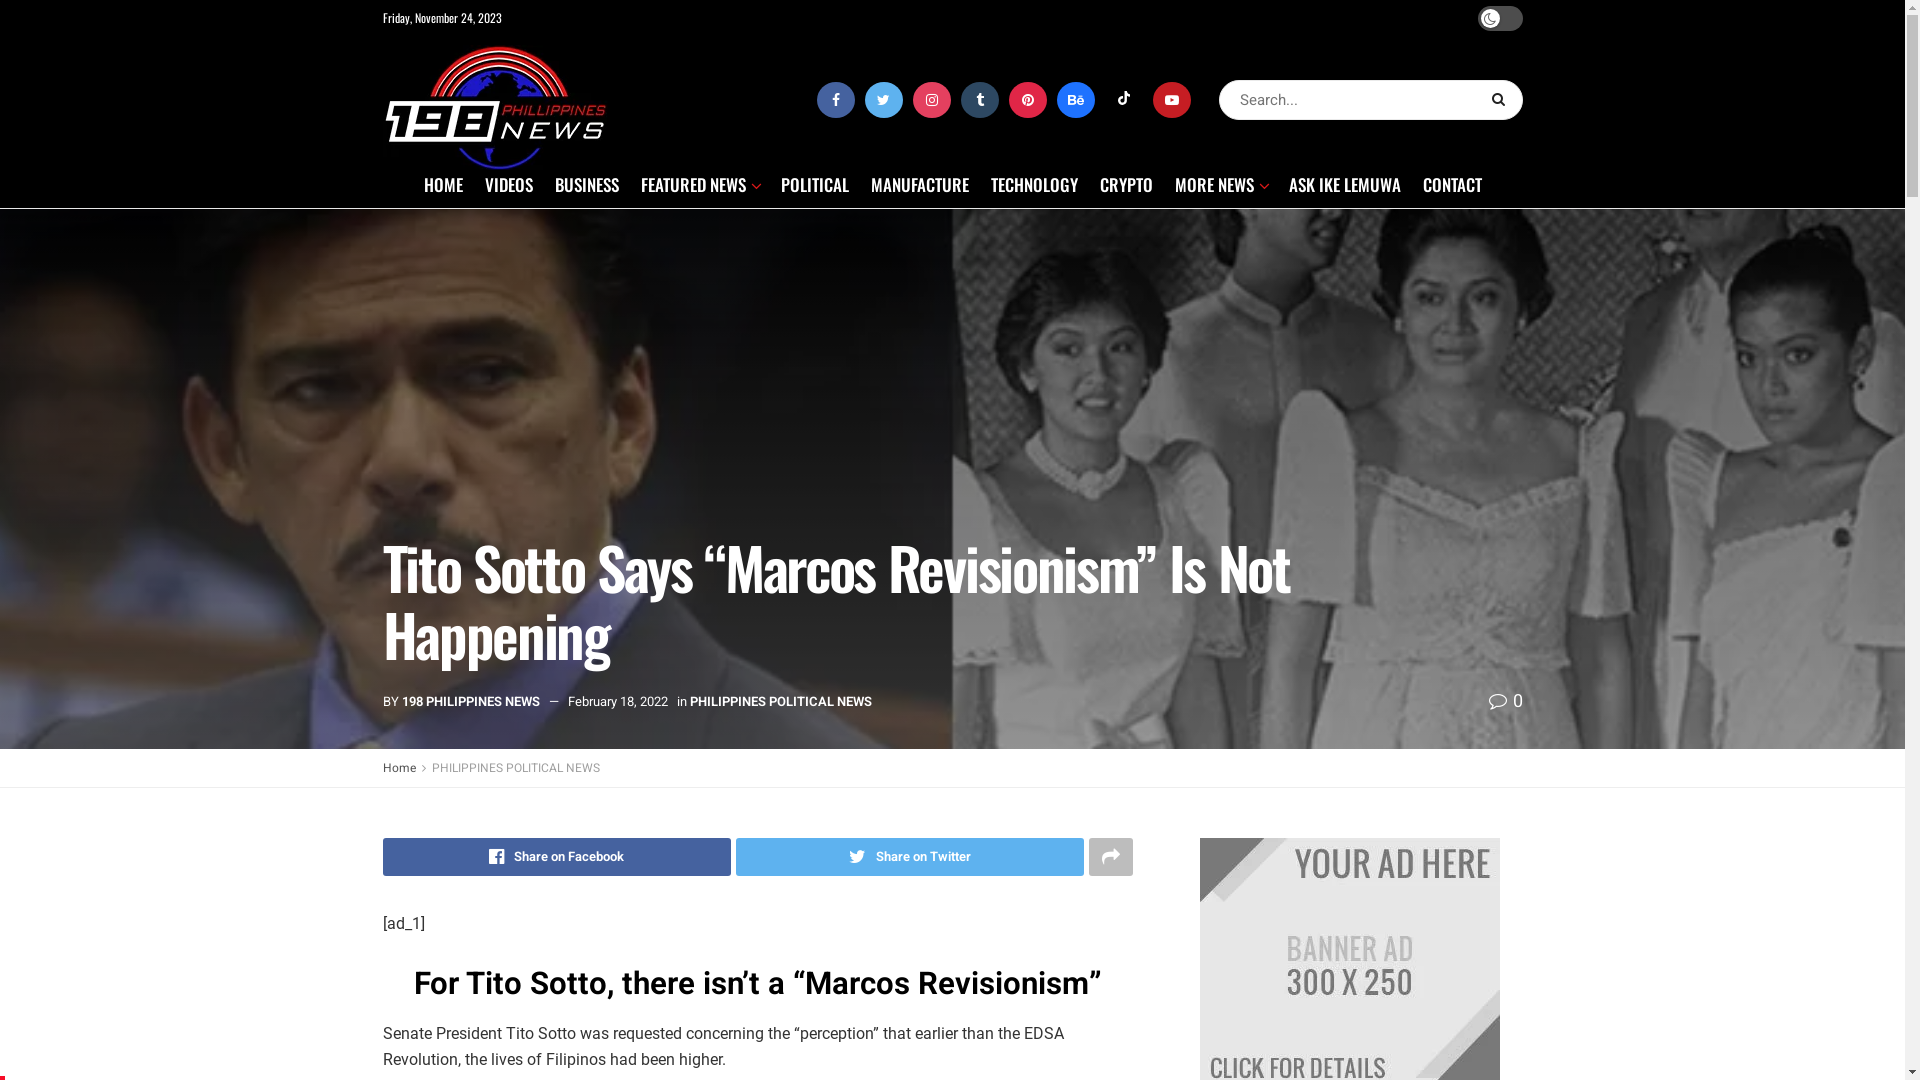 The image size is (1920, 1080). I want to click on 'BUSINESS', so click(584, 184).